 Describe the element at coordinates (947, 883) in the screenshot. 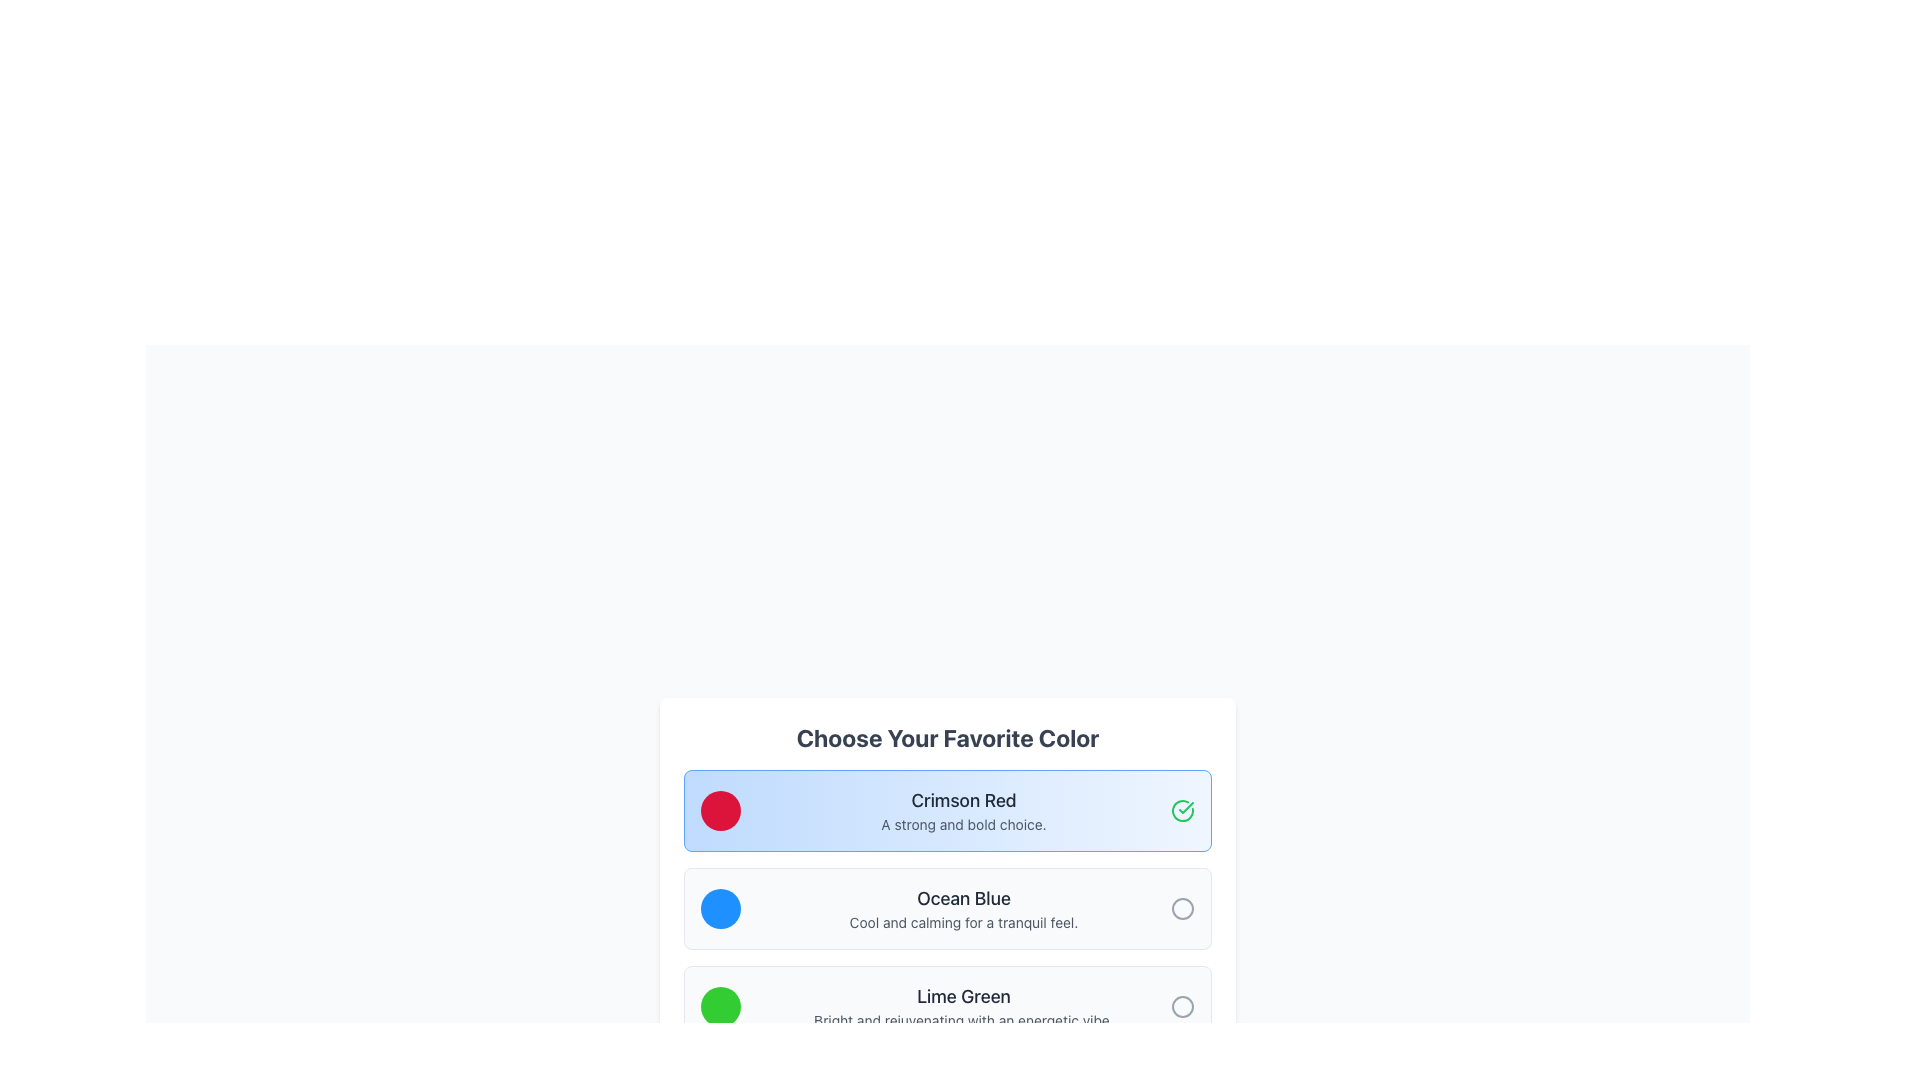

I see `to select the 'Ocean Blue' radio button option, which is the second option in the list under 'Choose Your Favorite Color'` at that location.